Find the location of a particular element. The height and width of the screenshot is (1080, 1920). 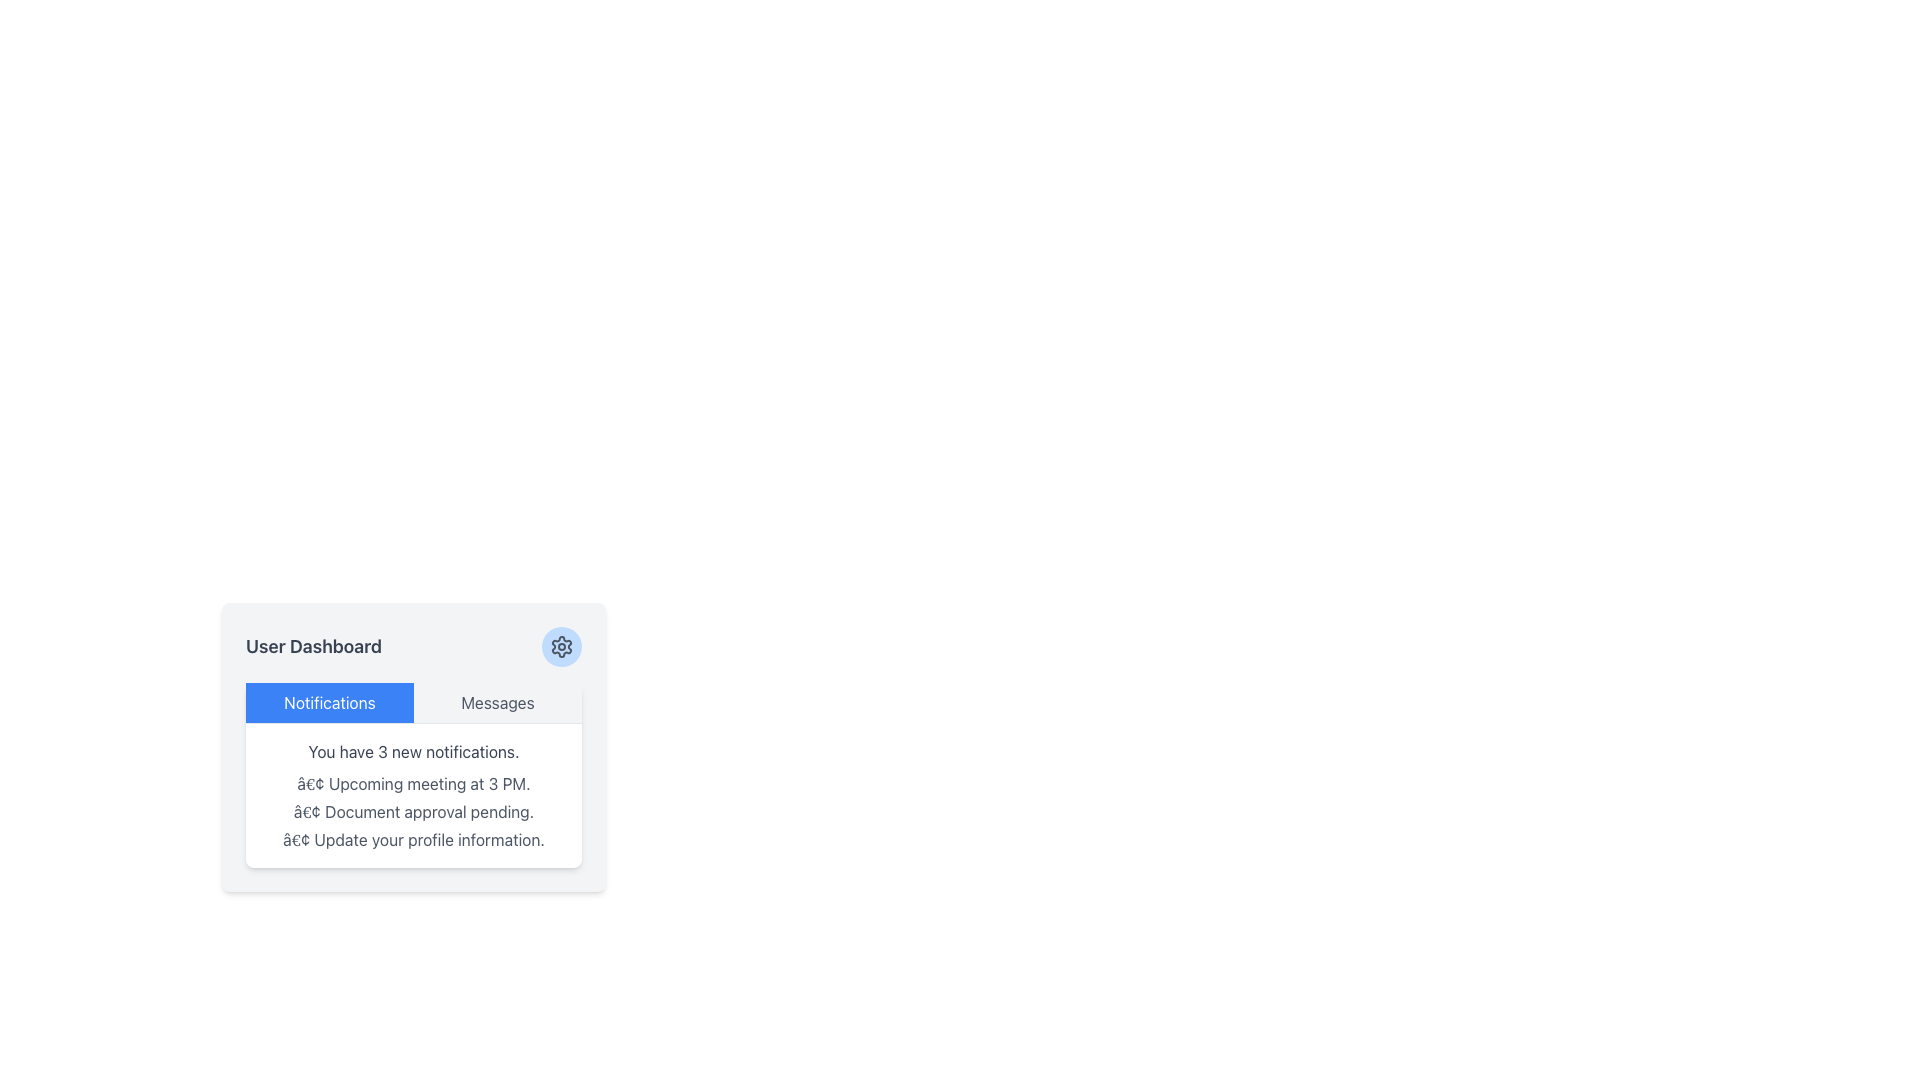

the notification message indicating an upcoming meeting scheduled at 3 PM located in the bottom left section of the User Dashboard card is located at coordinates (412, 782).